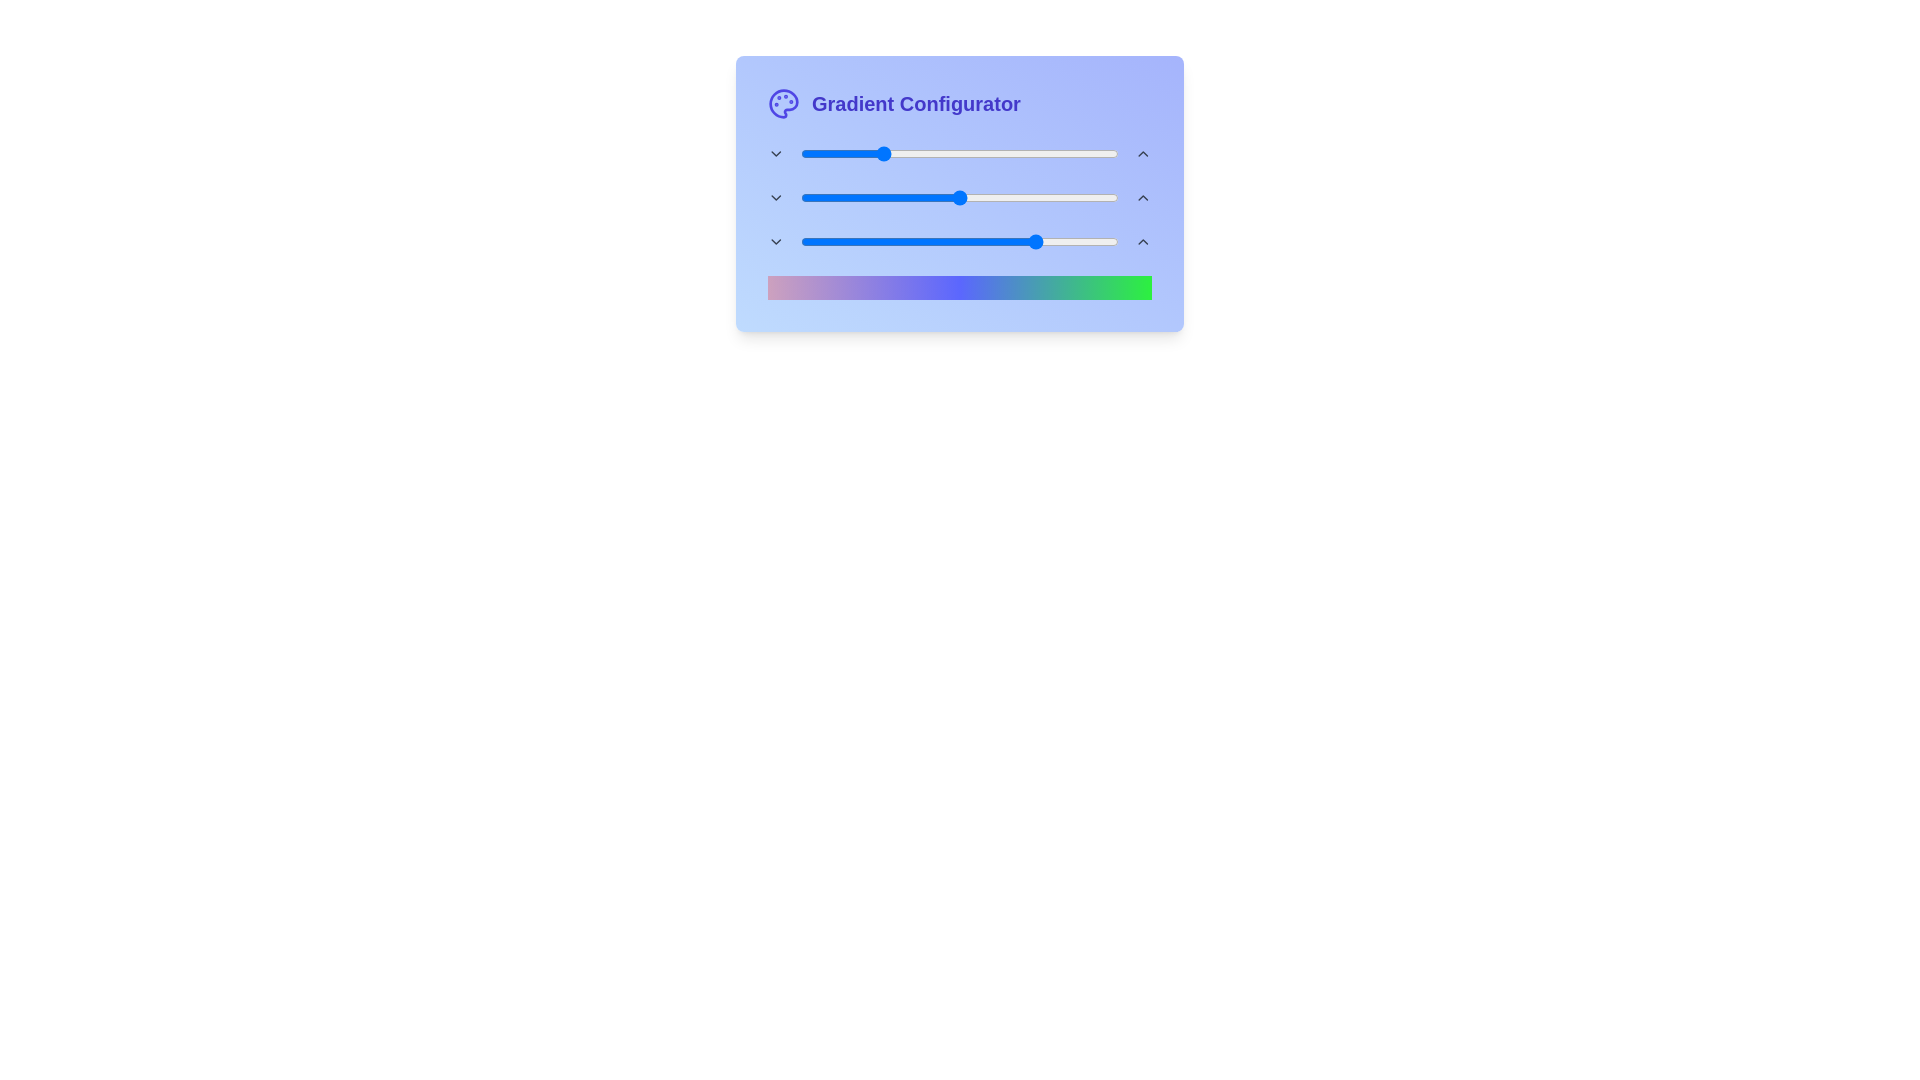 The height and width of the screenshot is (1080, 1920). What do you see at coordinates (1143, 153) in the screenshot?
I see `'ChevronUp' icon next to the slider` at bounding box center [1143, 153].